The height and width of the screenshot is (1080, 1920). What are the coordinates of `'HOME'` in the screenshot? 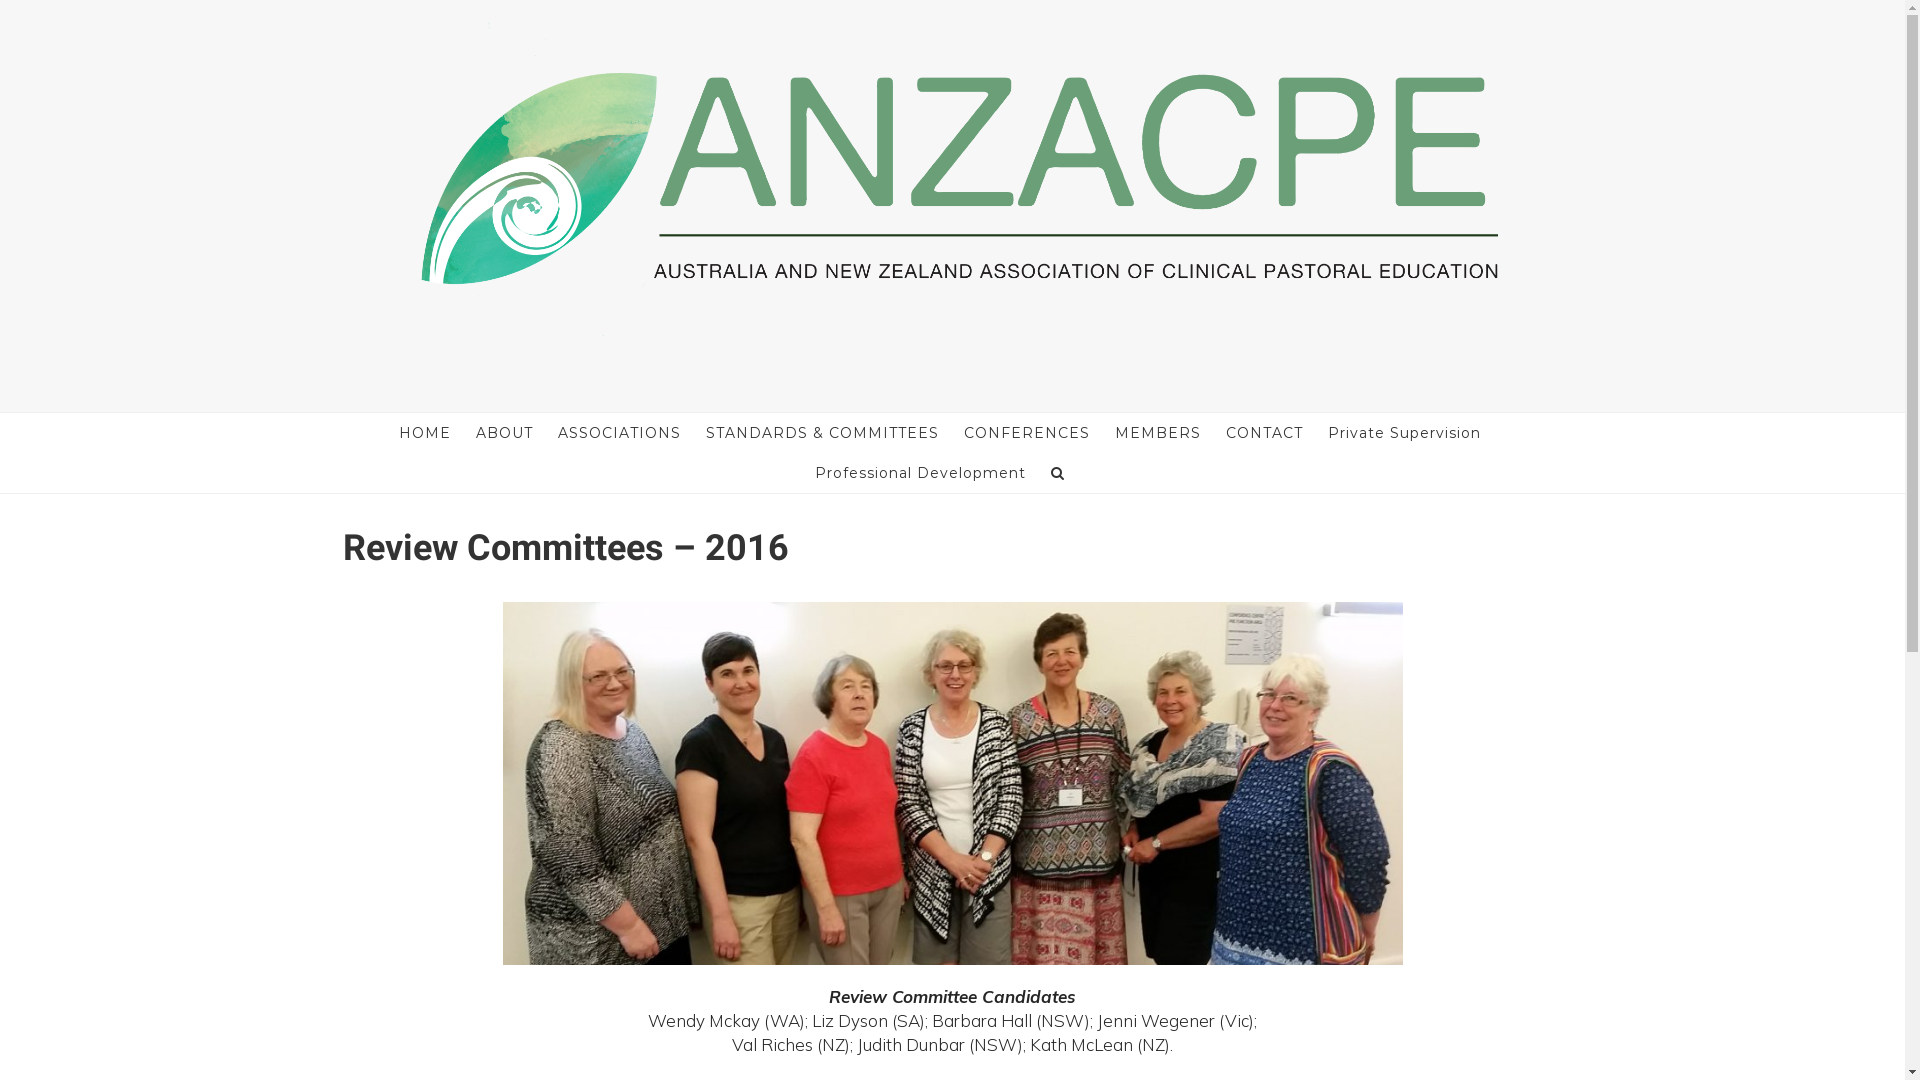 It's located at (424, 431).